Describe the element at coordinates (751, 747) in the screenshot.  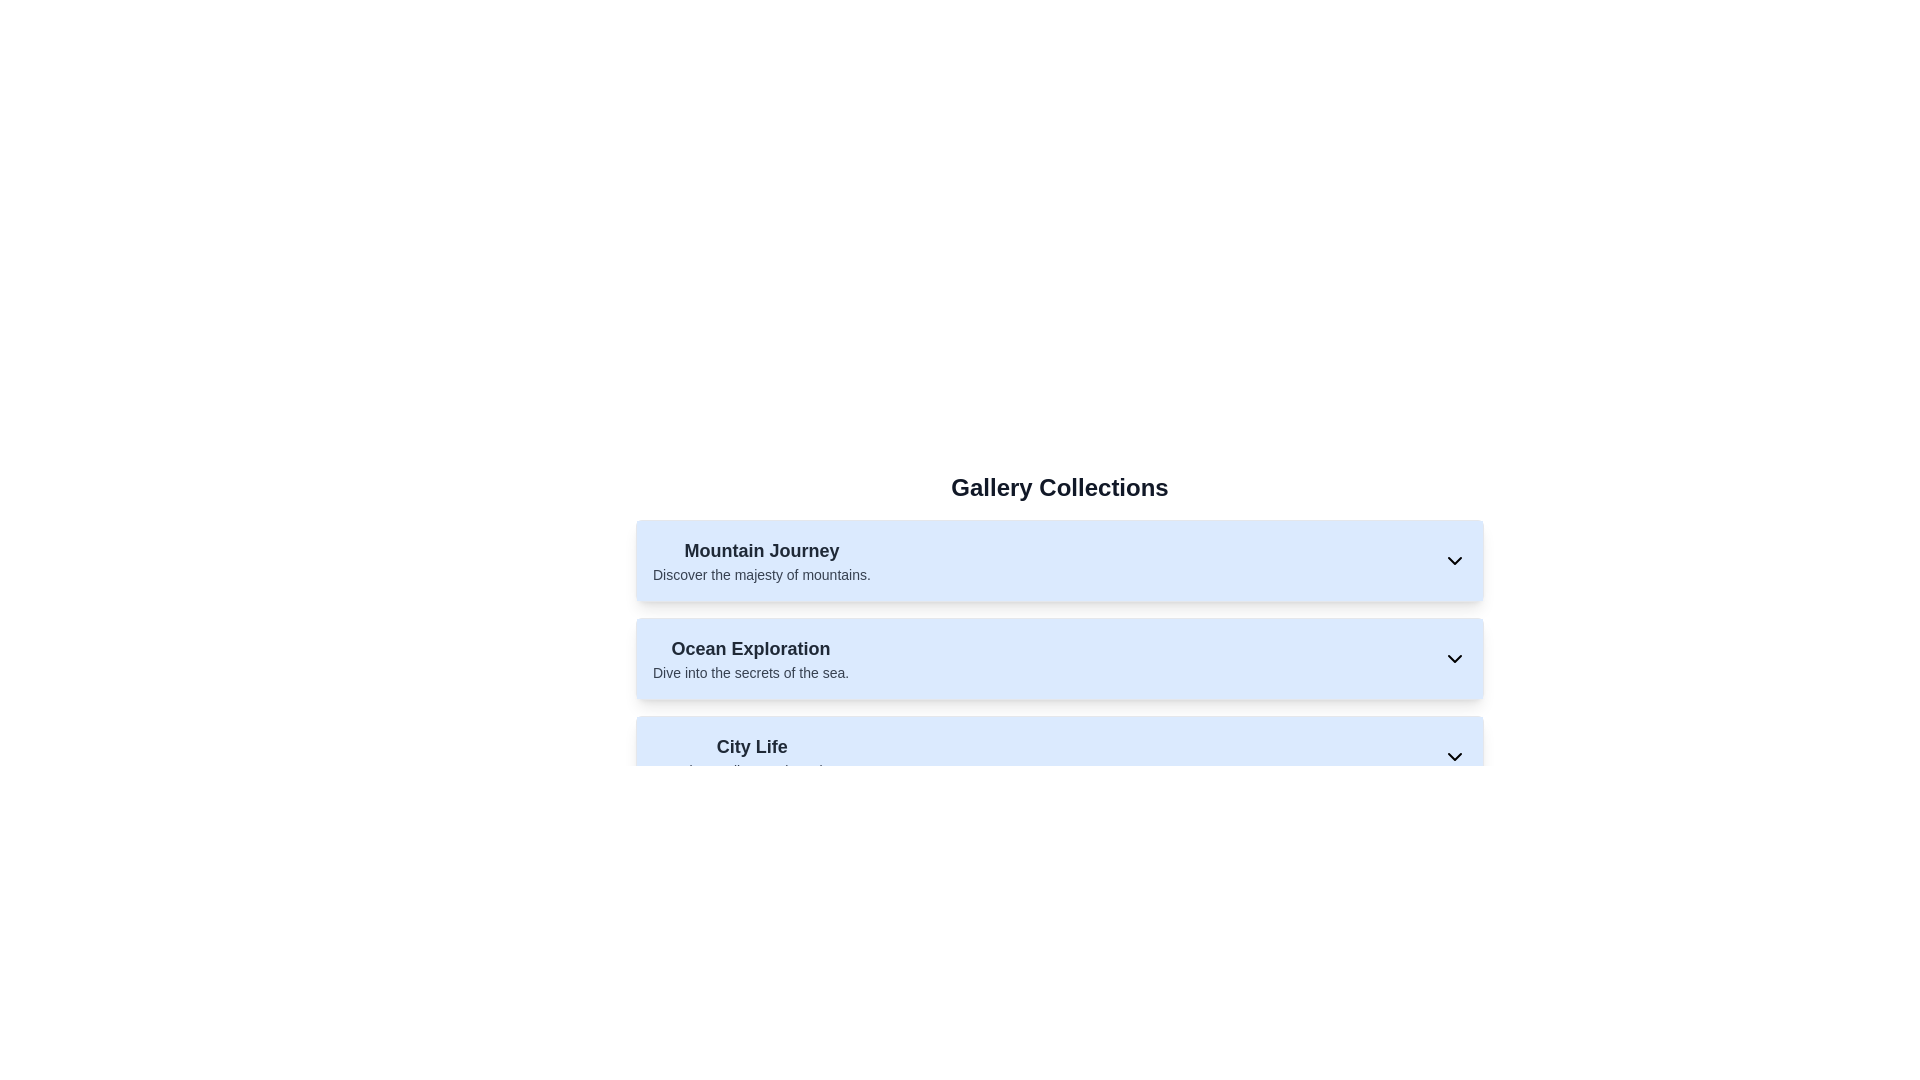
I see `the 'City Life' section title label, which is located in the third section of the interface, above the descriptive text 'Experience vibrant urban views.'` at that location.